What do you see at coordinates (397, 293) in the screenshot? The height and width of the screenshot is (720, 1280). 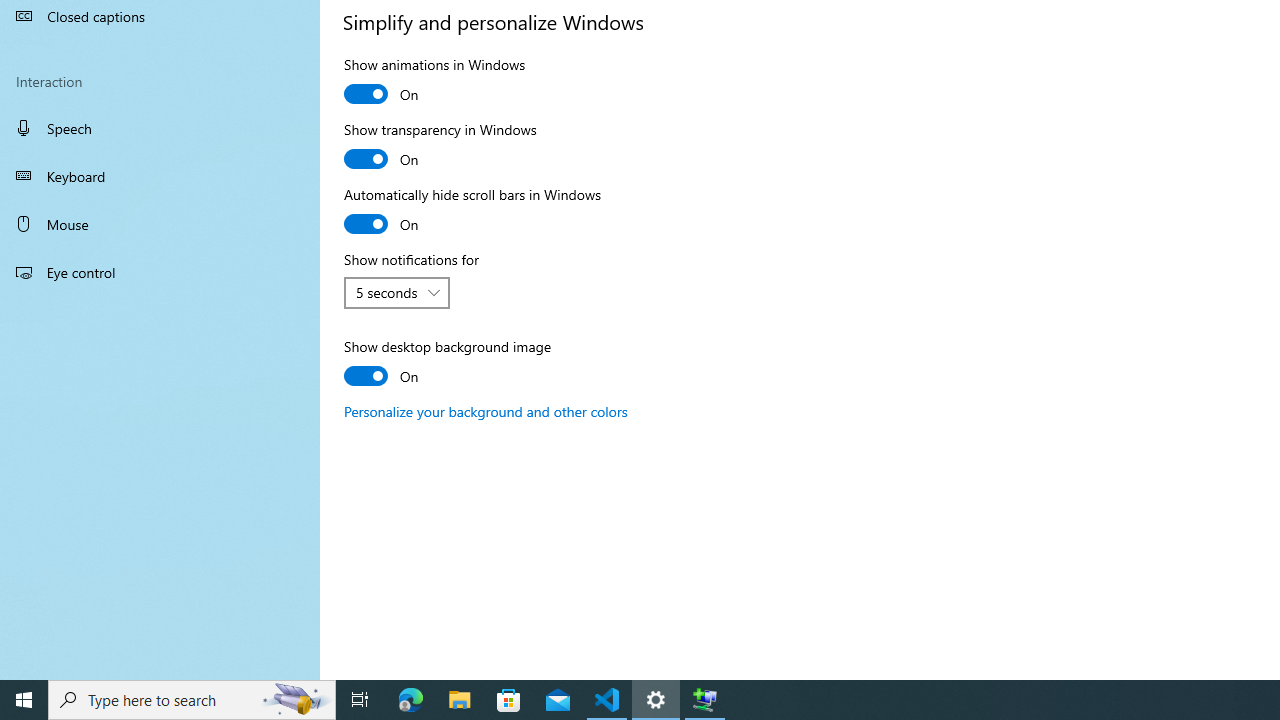 I see `'Show notifications for'` at bounding box center [397, 293].